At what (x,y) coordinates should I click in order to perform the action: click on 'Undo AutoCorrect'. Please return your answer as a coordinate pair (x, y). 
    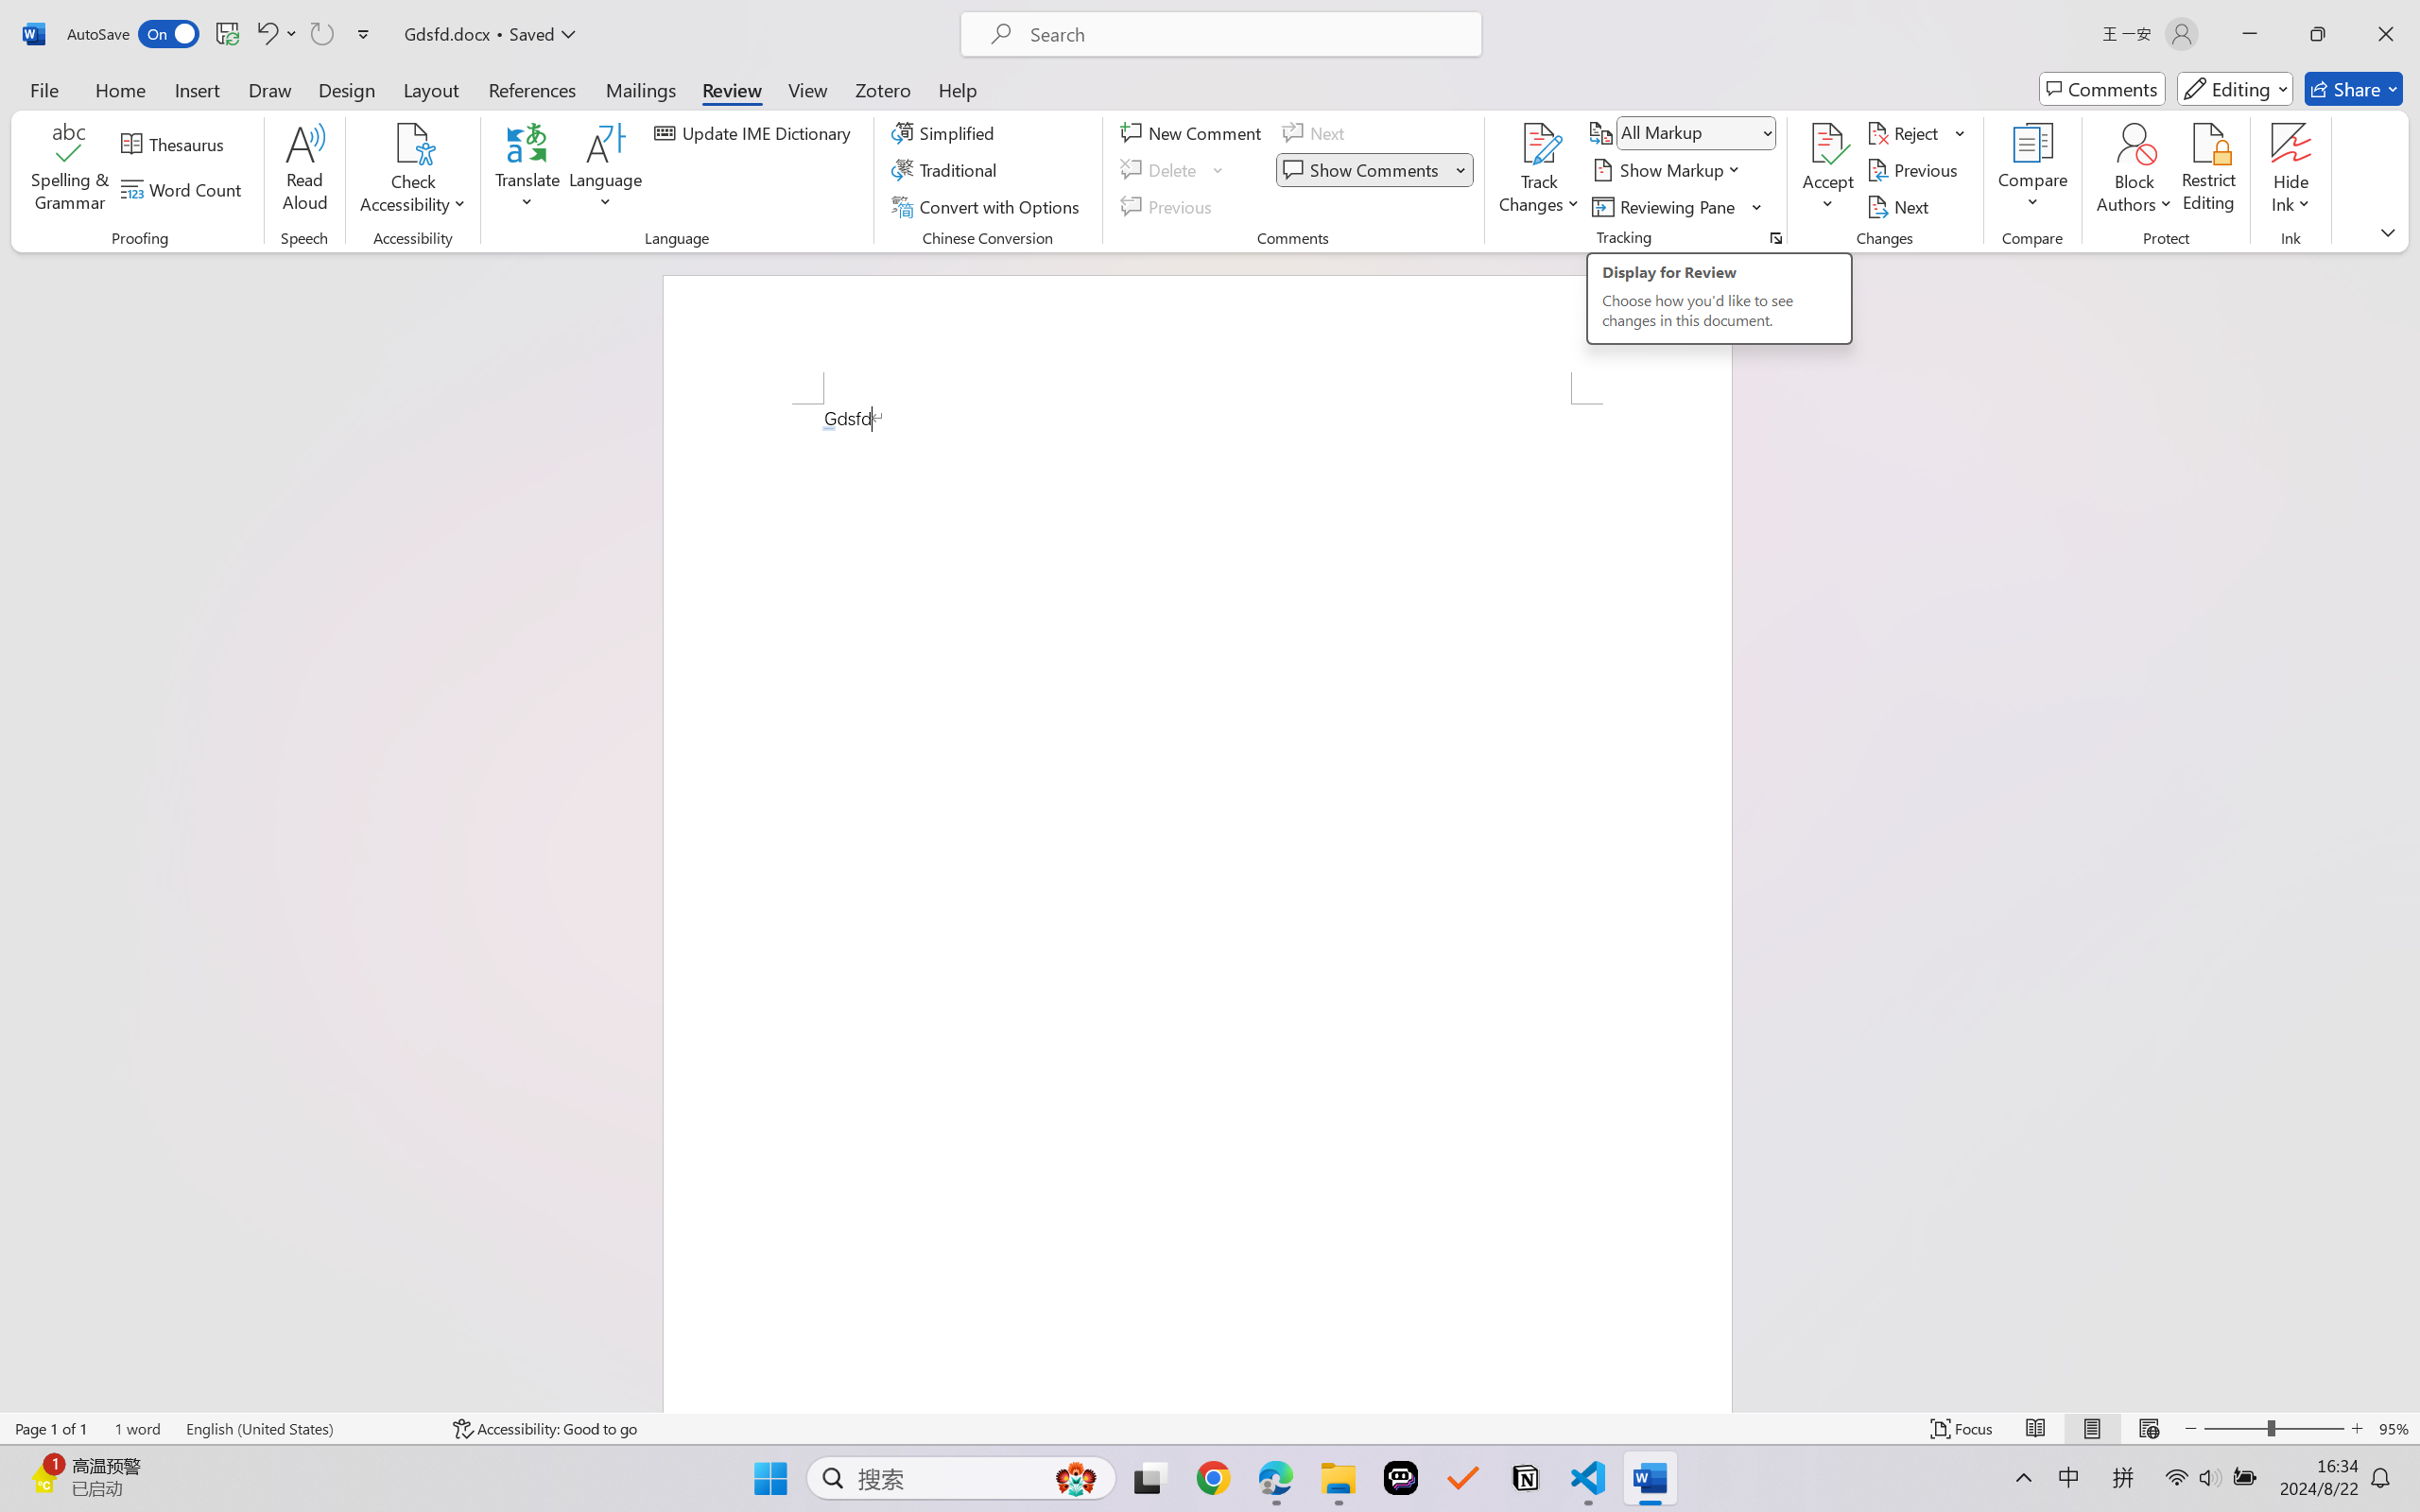
    Looking at the image, I should click on (265, 33).